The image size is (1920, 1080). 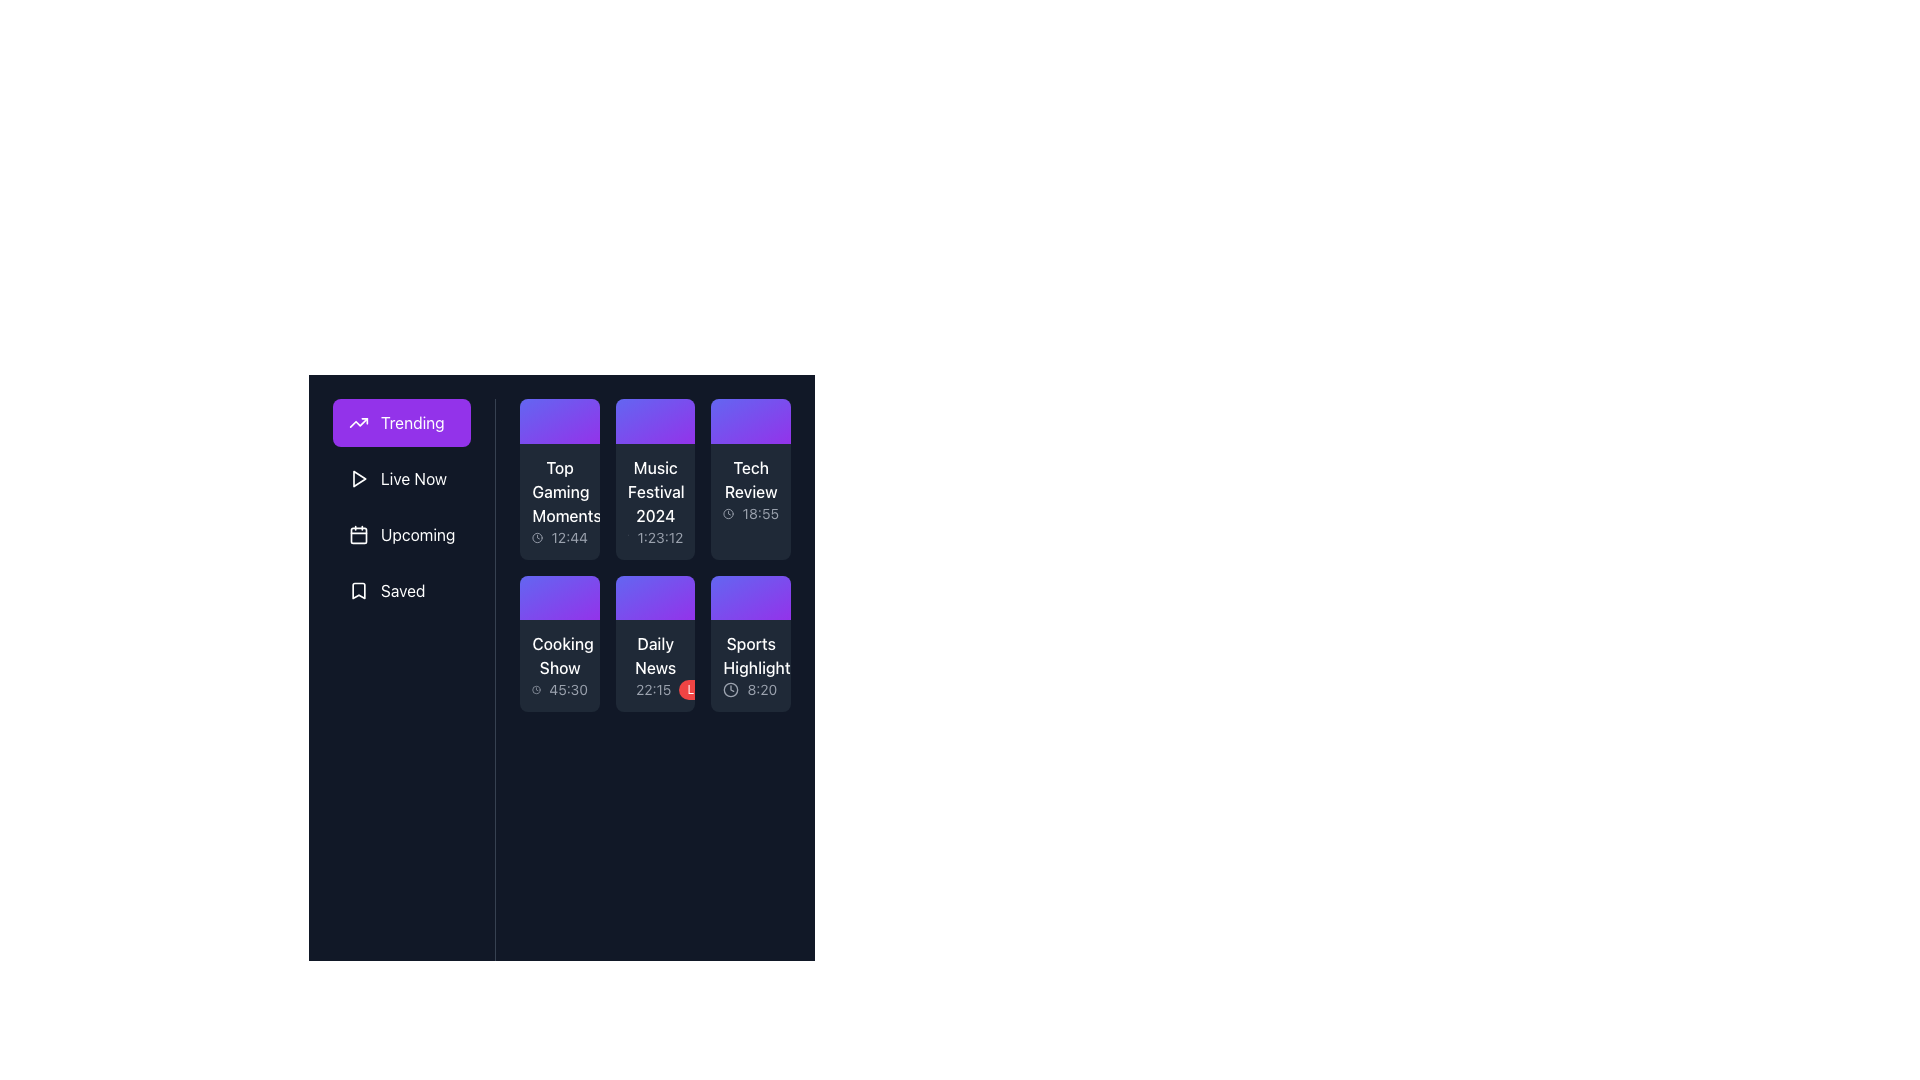 I want to click on the text label displaying the duration or start time for the 'Daily News' content, which is right-aligned to the 'LIVE' badge in the second row, second column of the grid layout, so click(x=653, y=689).